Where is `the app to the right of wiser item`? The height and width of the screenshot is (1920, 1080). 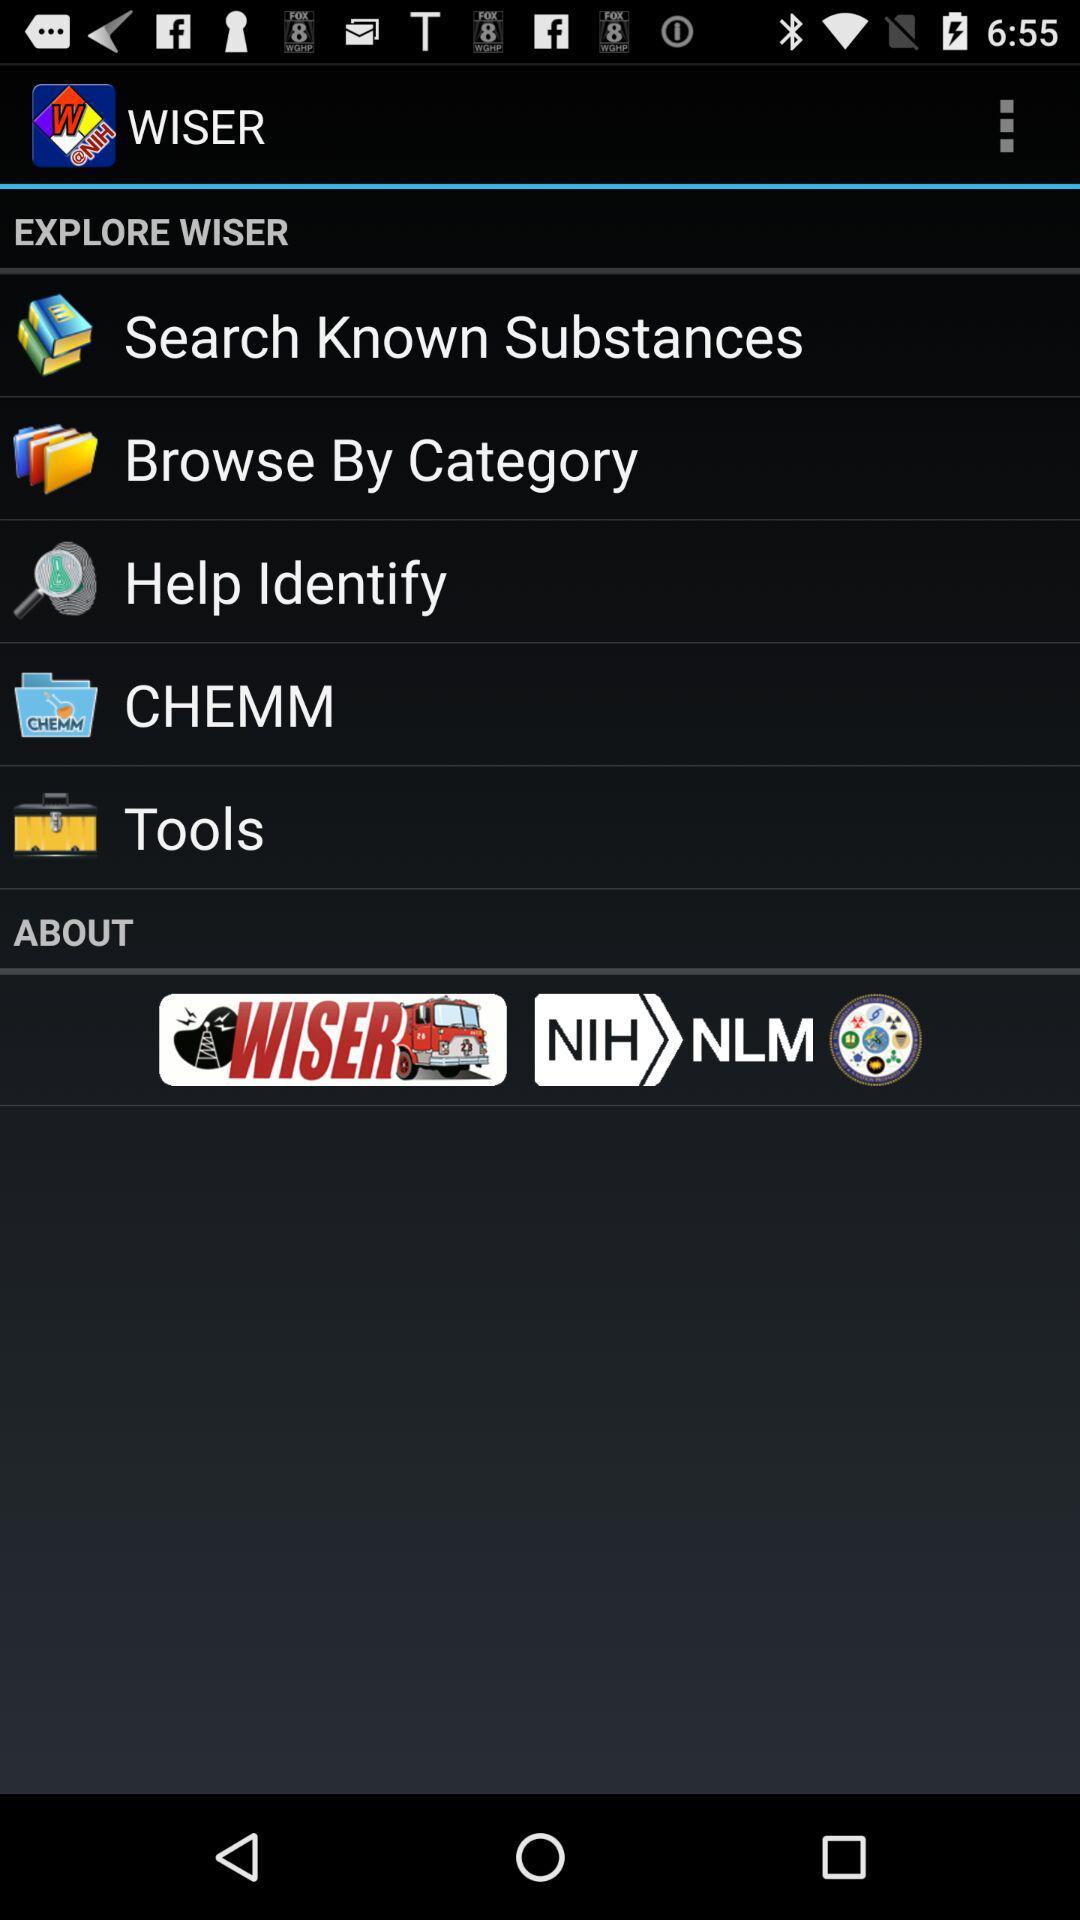
the app to the right of wiser item is located at coordinates (1006, 124).